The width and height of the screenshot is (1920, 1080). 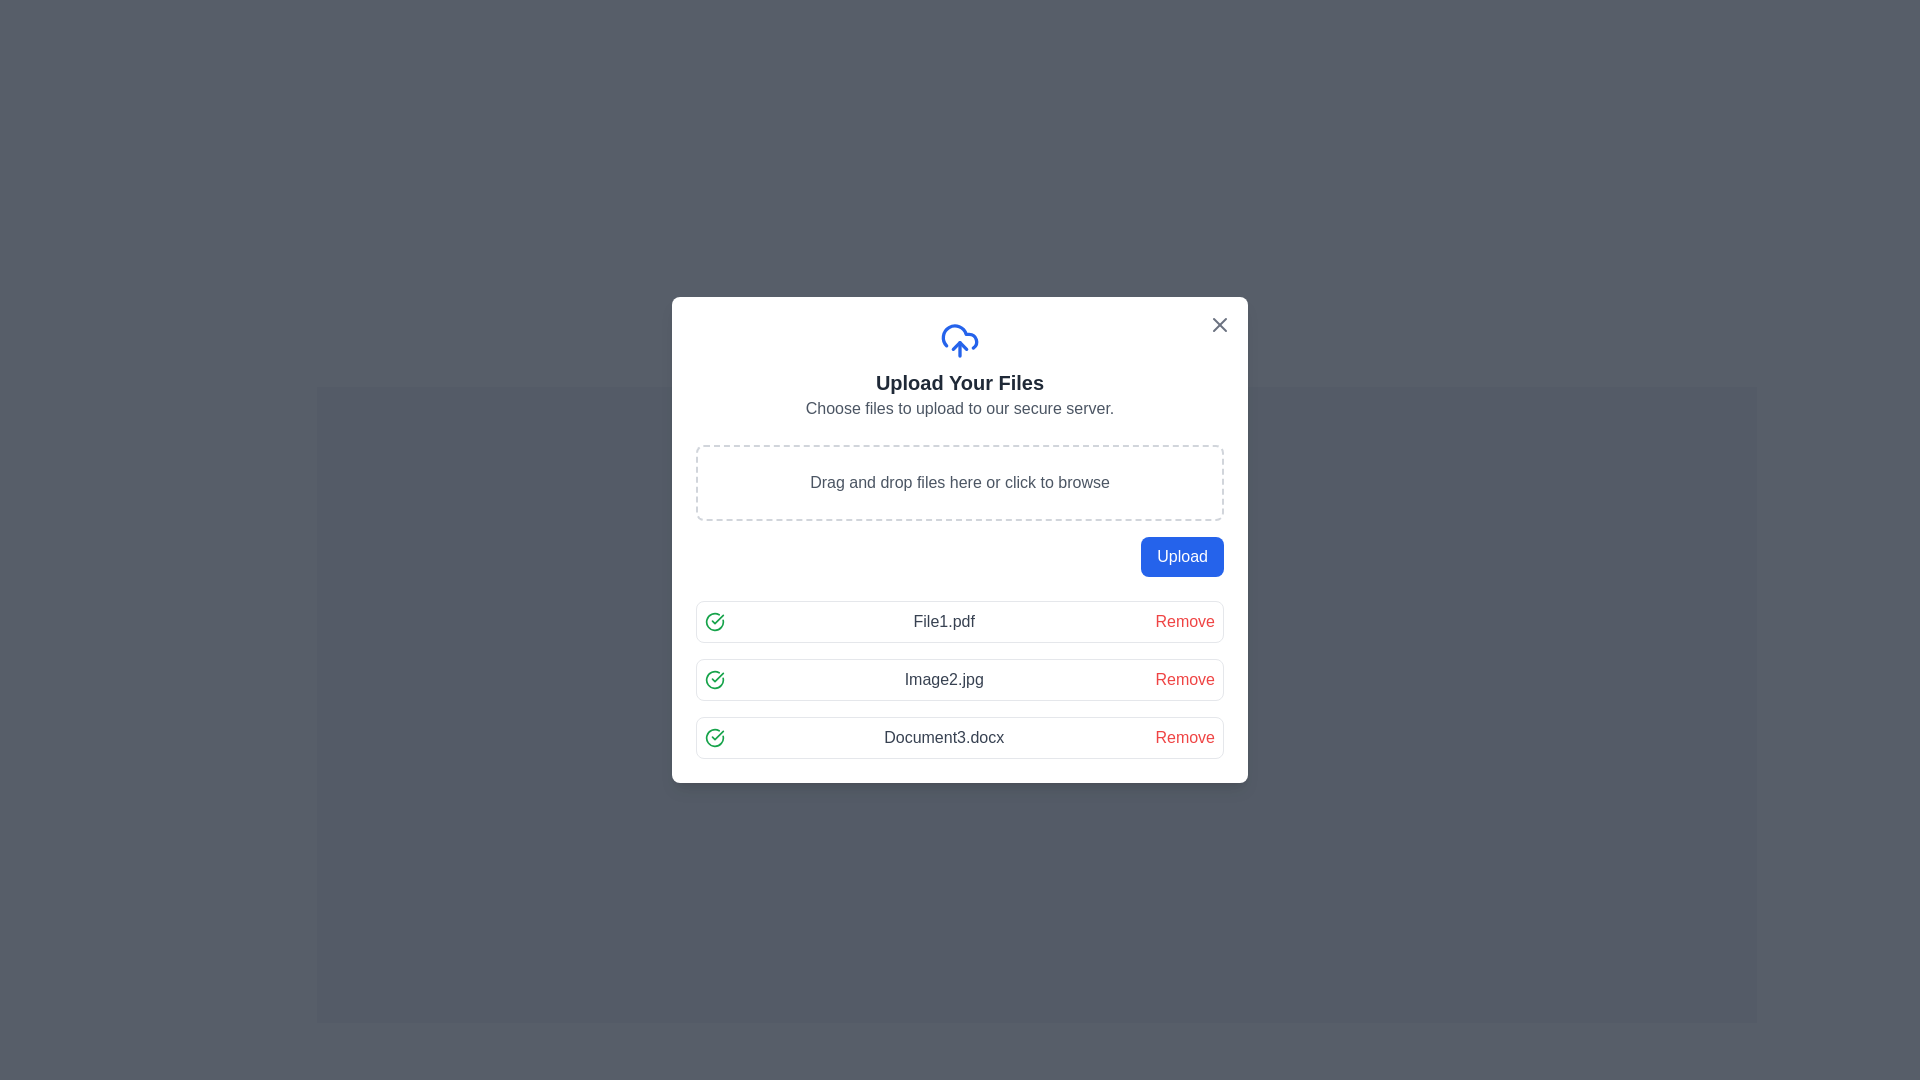 What do you see at coordinates (715, 737) in the screenshot?
I see `the circular green check mark icon representing confirmation for the document 'Document3.docx'` at bounding box center [715, 737].